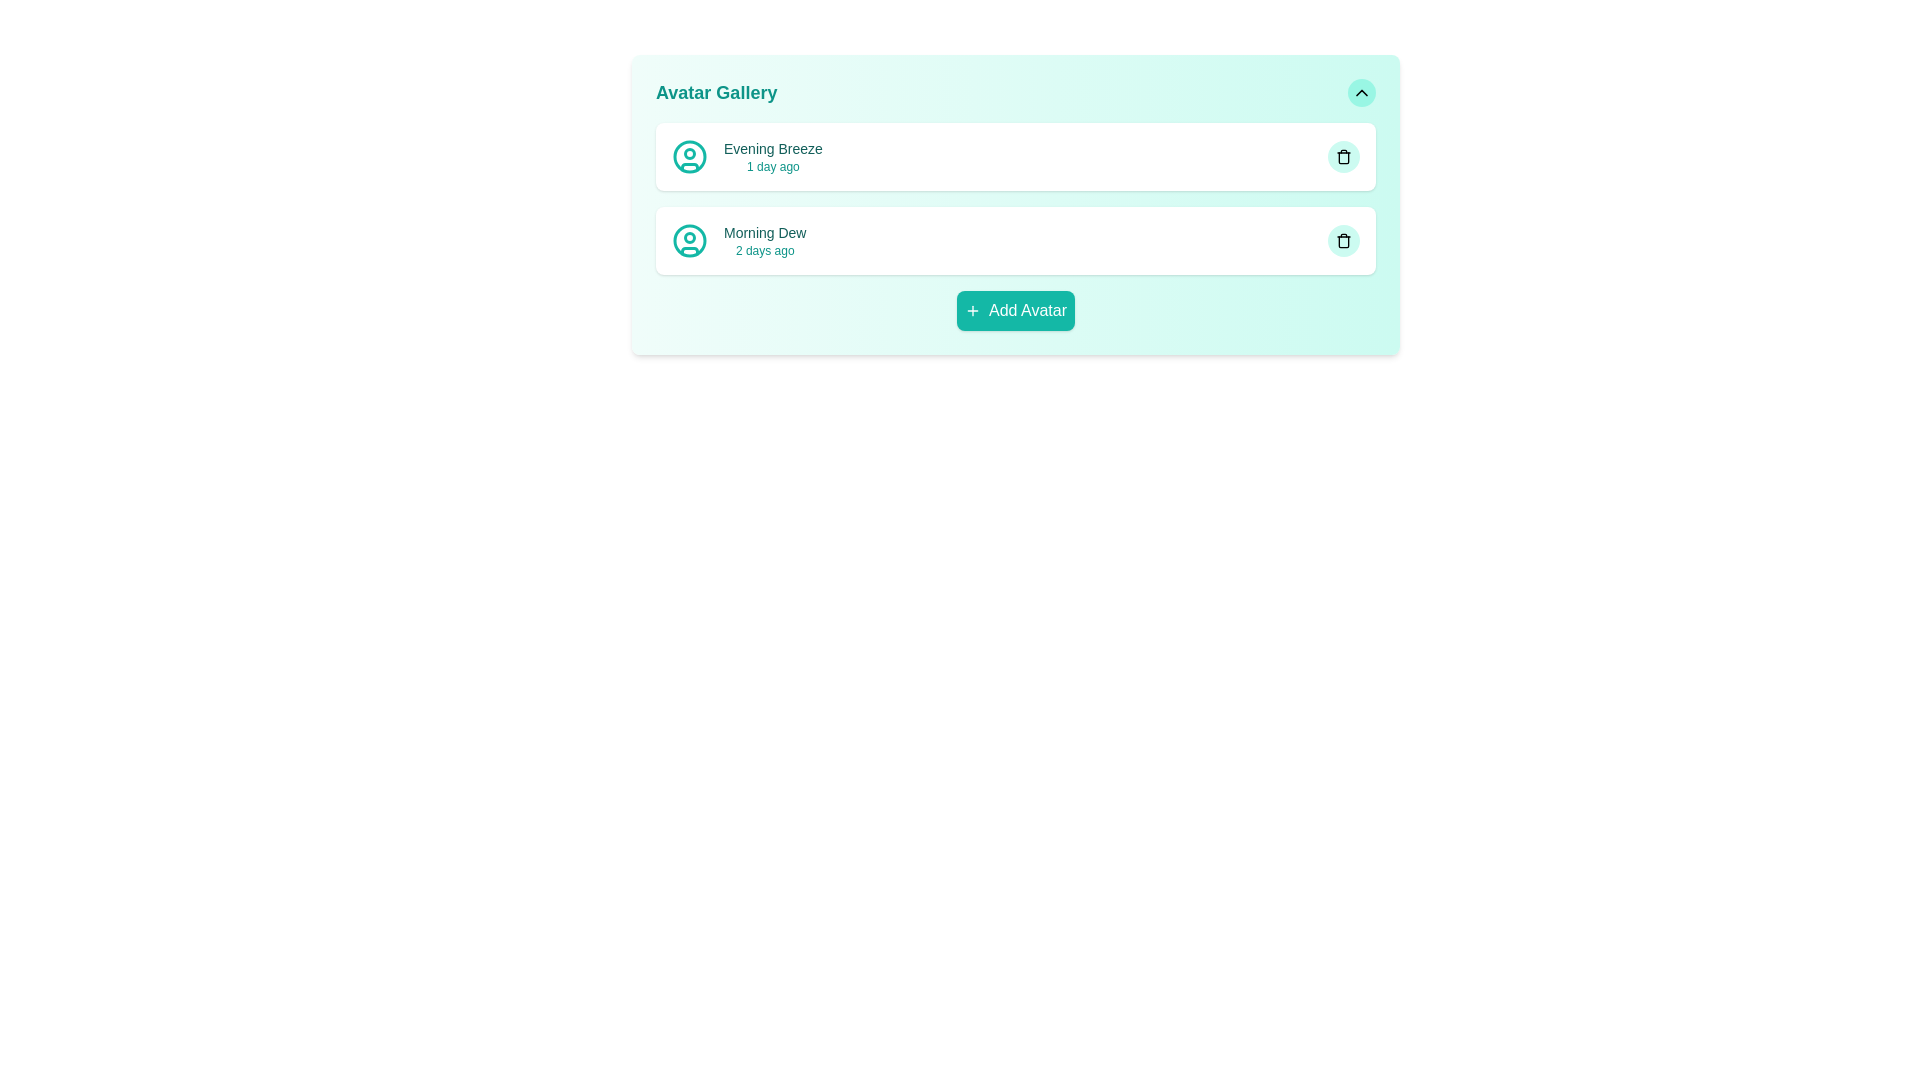 The image size is (1920, 1080). What do you see at coordinates (772, 148) in the screenshot?
I see `the text label 'Evening Breeze' which identifies a specific user entry in the 'Avatar Gallery' card` at bounding box center [772, 148].